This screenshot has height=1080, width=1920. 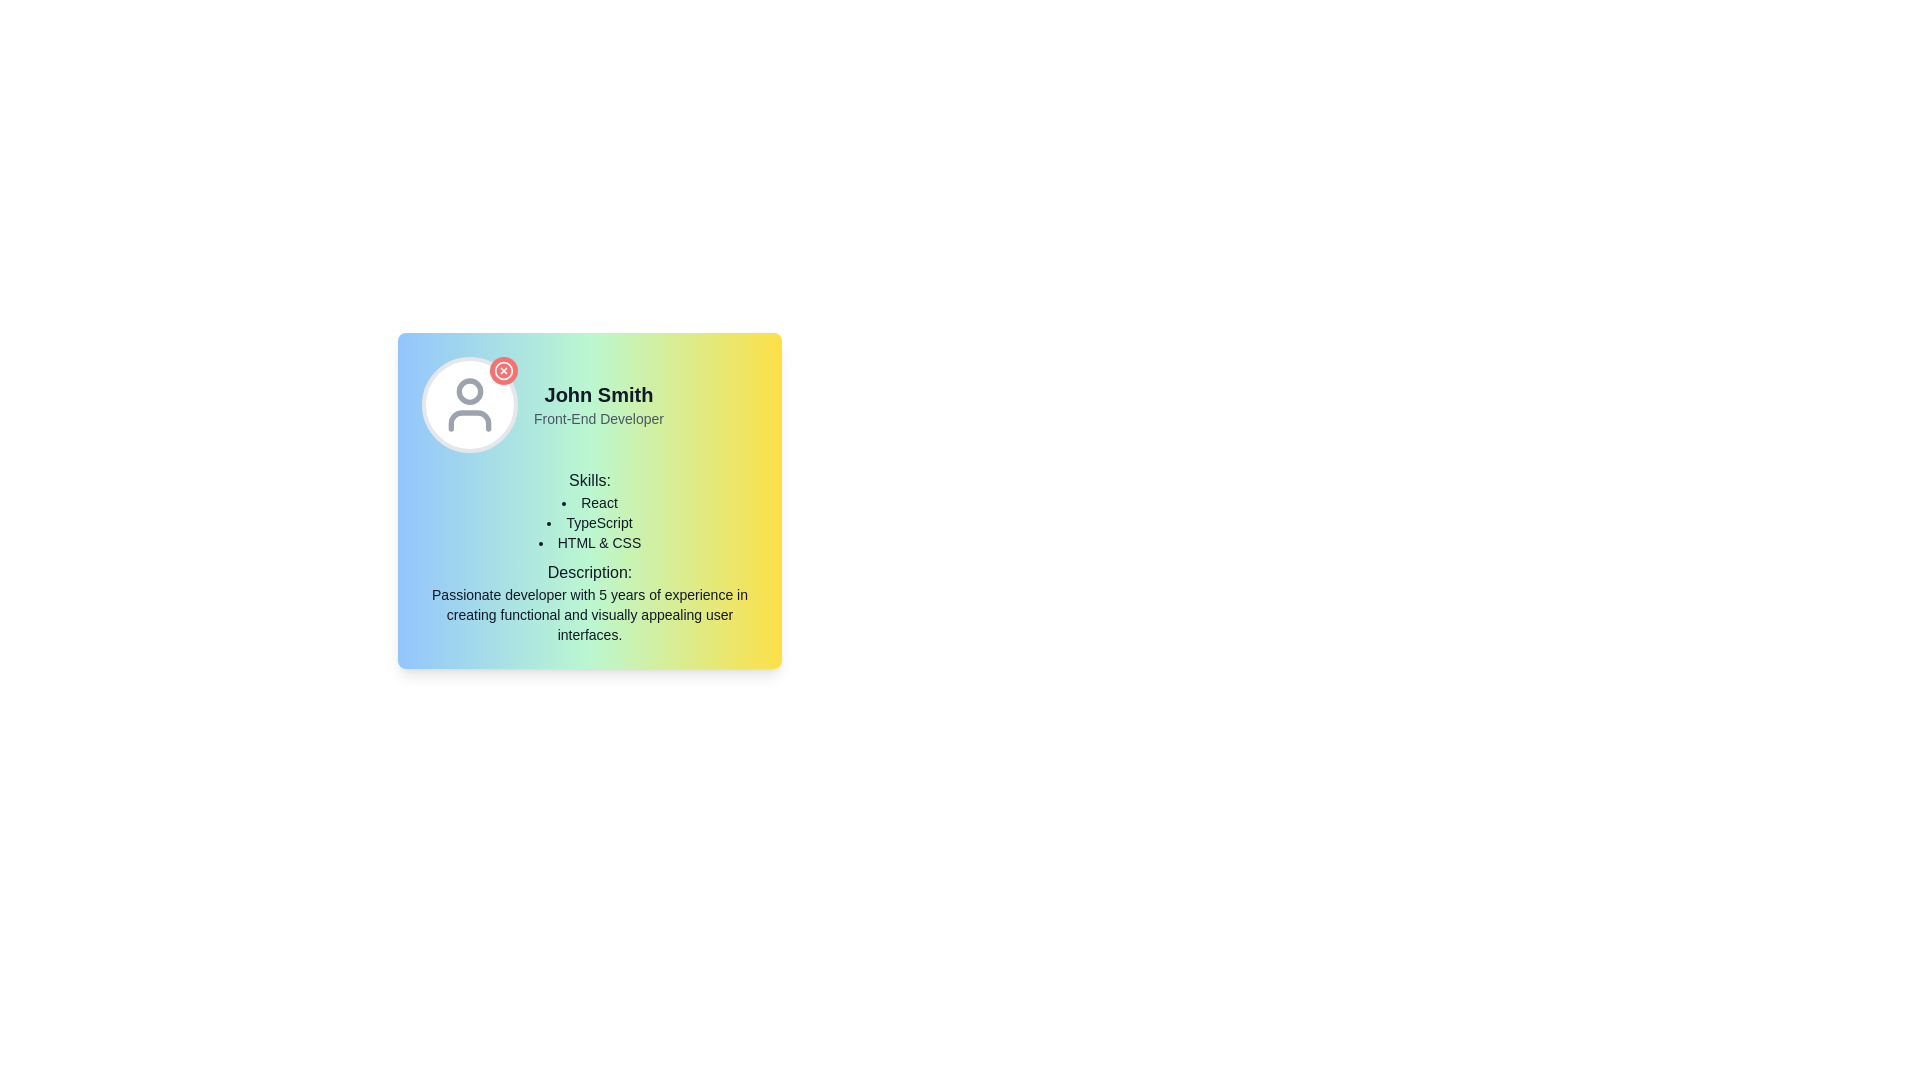 What do you see at coordinates (598, 418) in the screenshot?
I see `the text label displaying 'Front-End Developer' beneath 'John Smith' in the profile card` at bounding box center [598, 418].